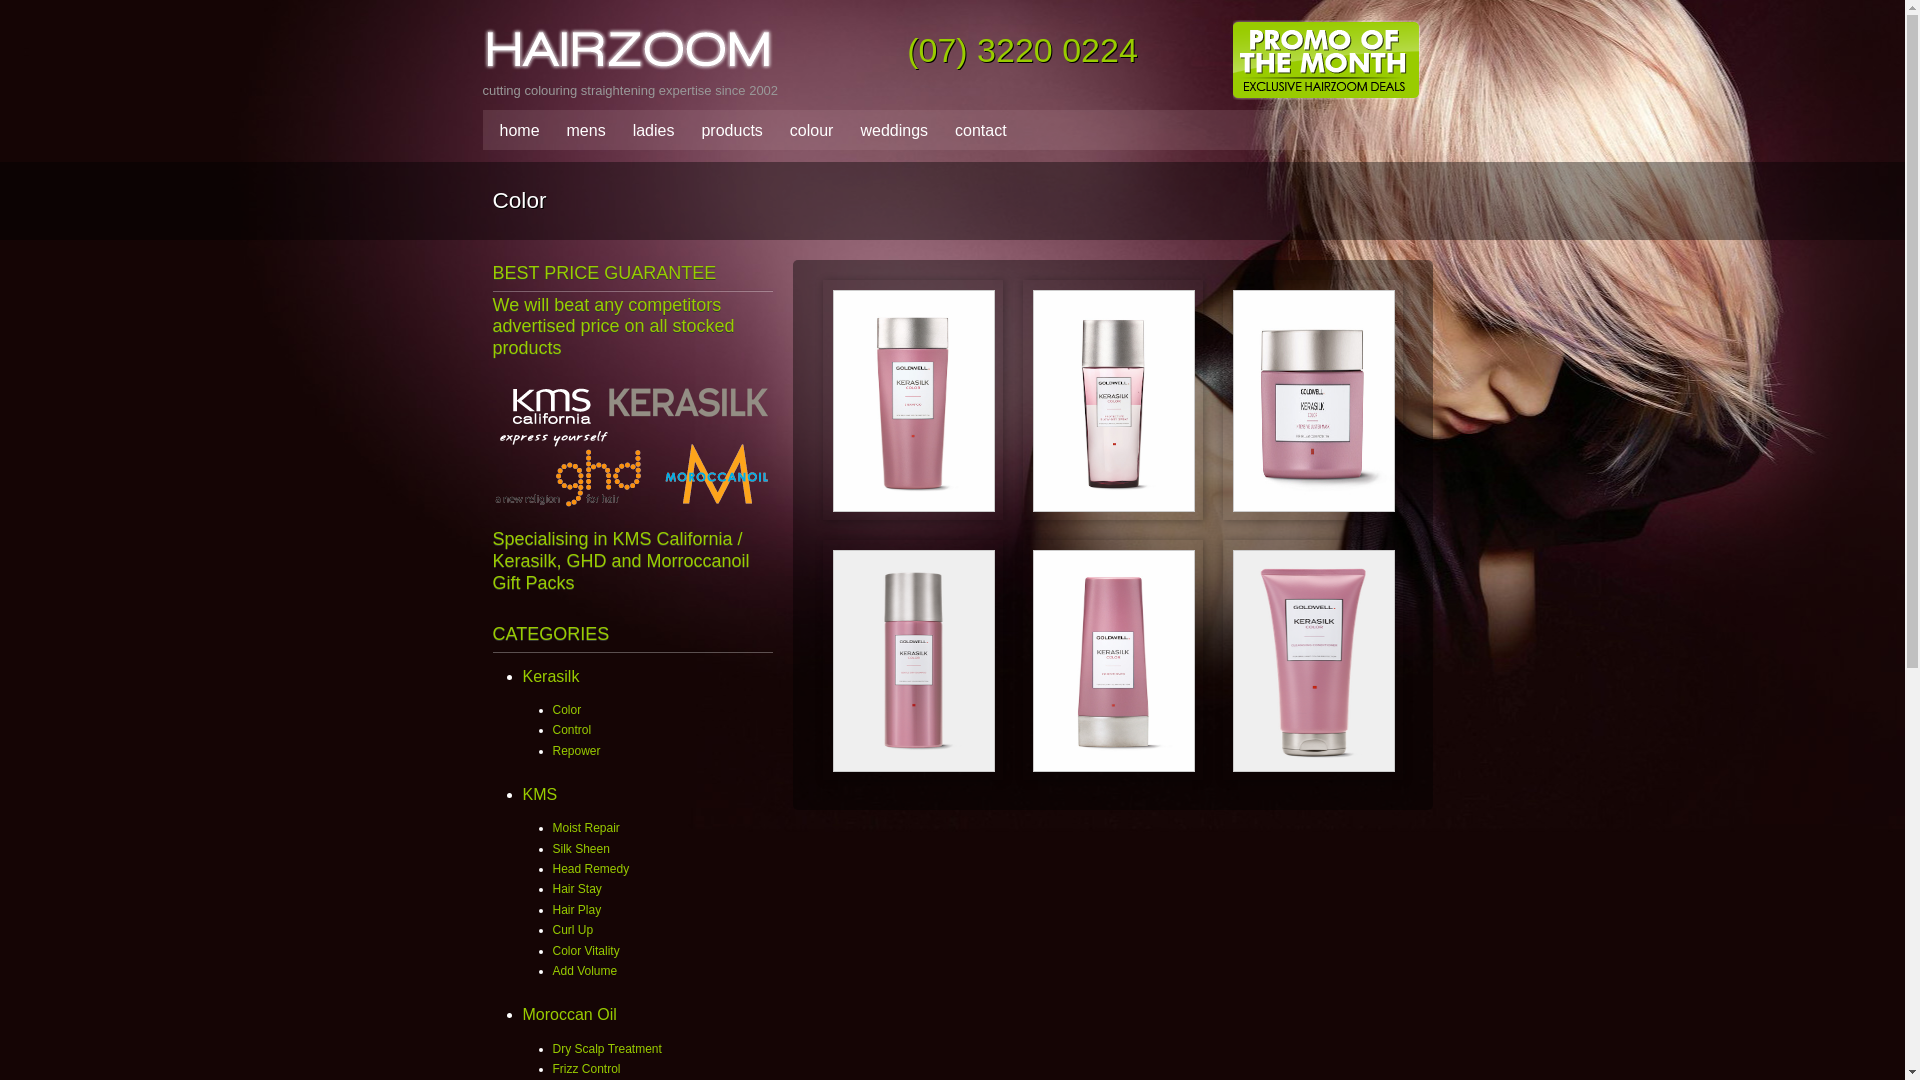 The height and width of the screenshot is (1080, 1920). What do you see at coordinates (584, 1067) in the screenshot?
I see `'Frizz Control'` at bounding box center [584, 1067].